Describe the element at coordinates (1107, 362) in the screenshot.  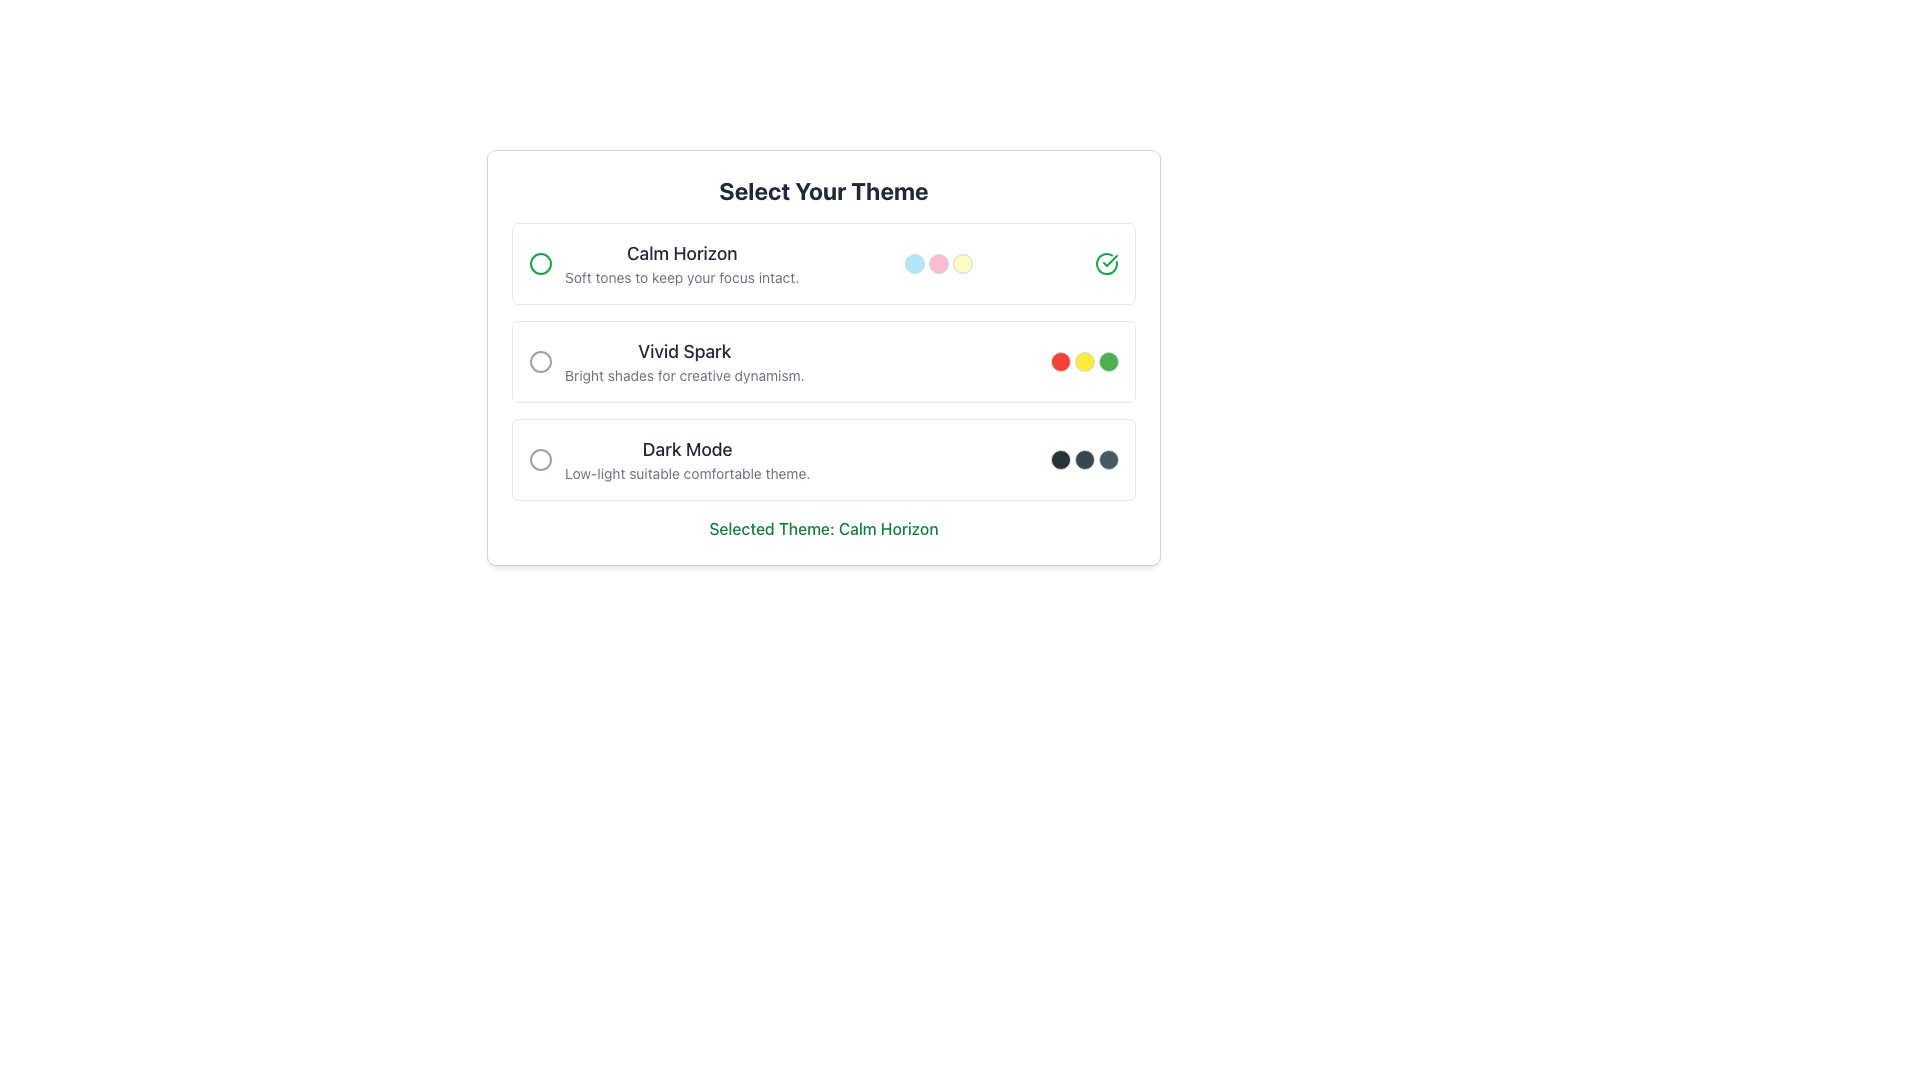
I see `the third circle in the color selection indicator group` at that location.